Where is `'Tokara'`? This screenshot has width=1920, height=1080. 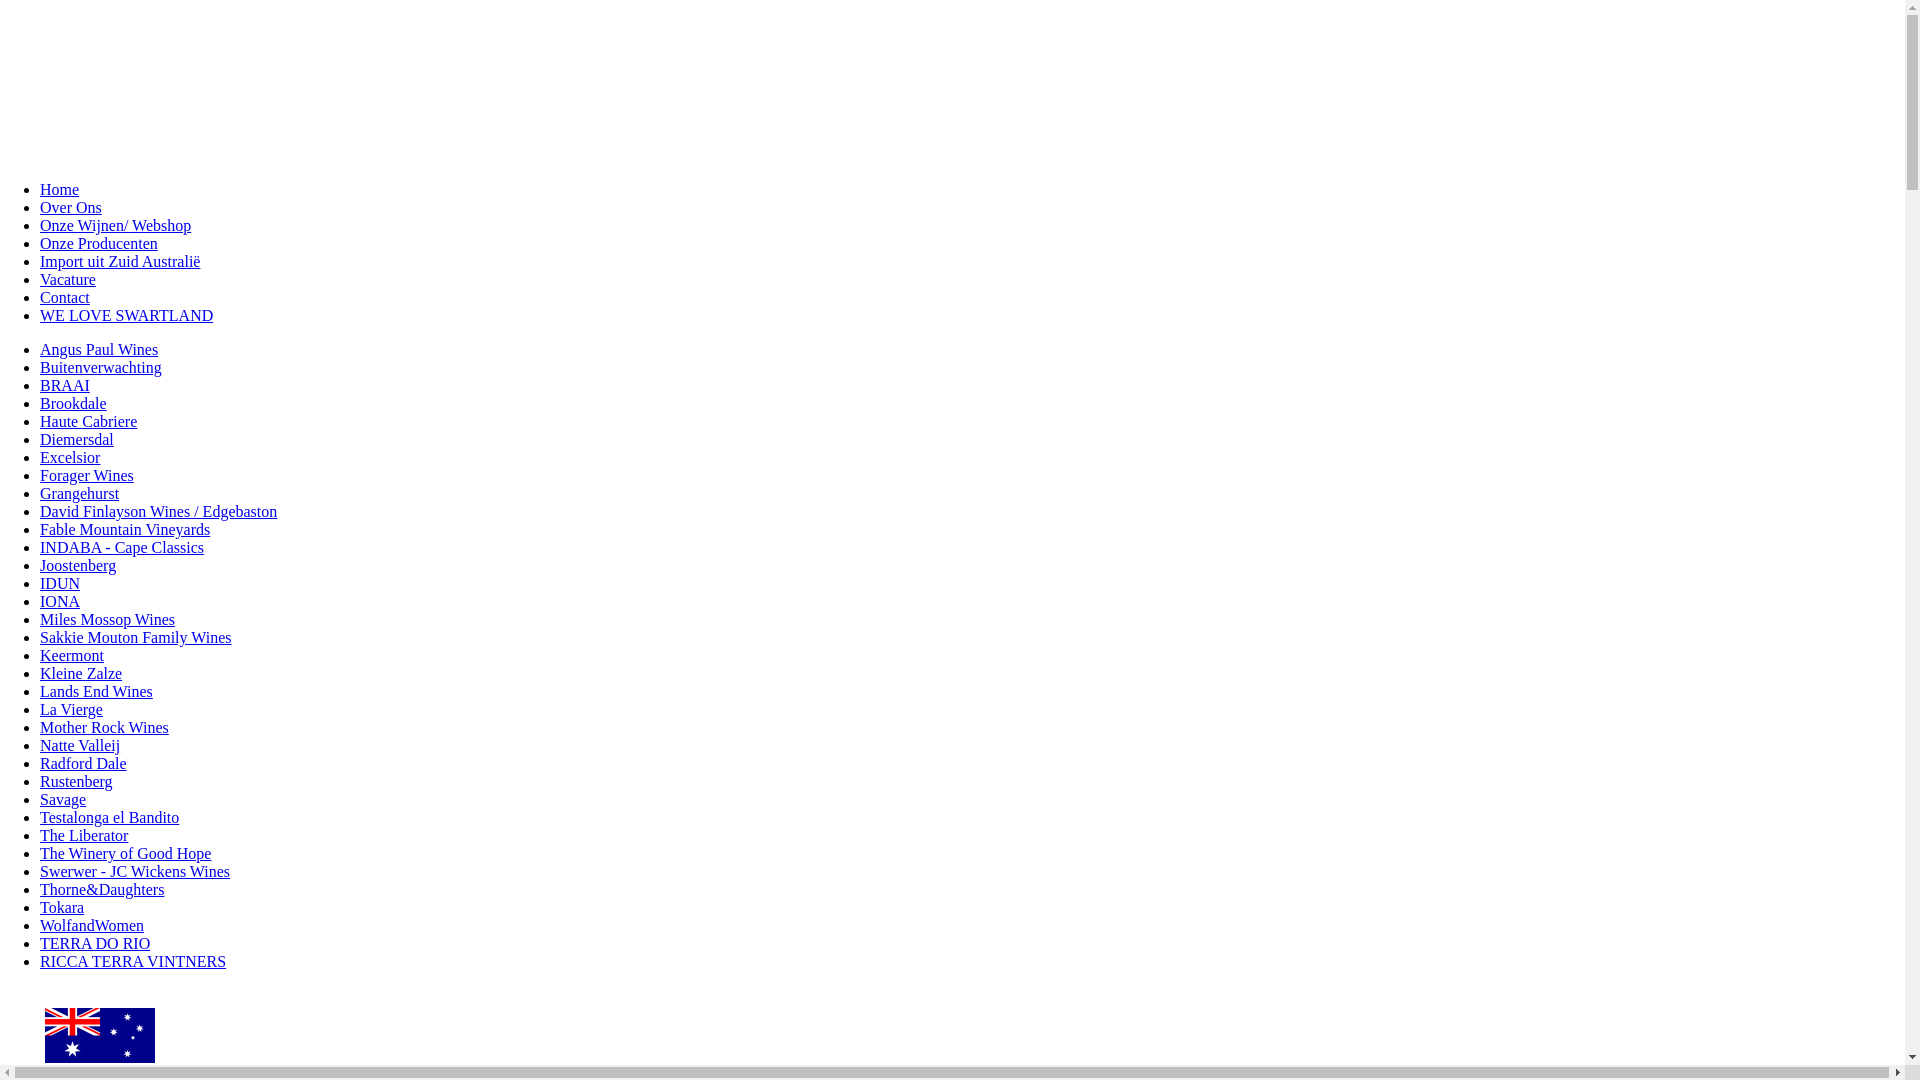 'Tokara' is located at coordinates (62, 907).